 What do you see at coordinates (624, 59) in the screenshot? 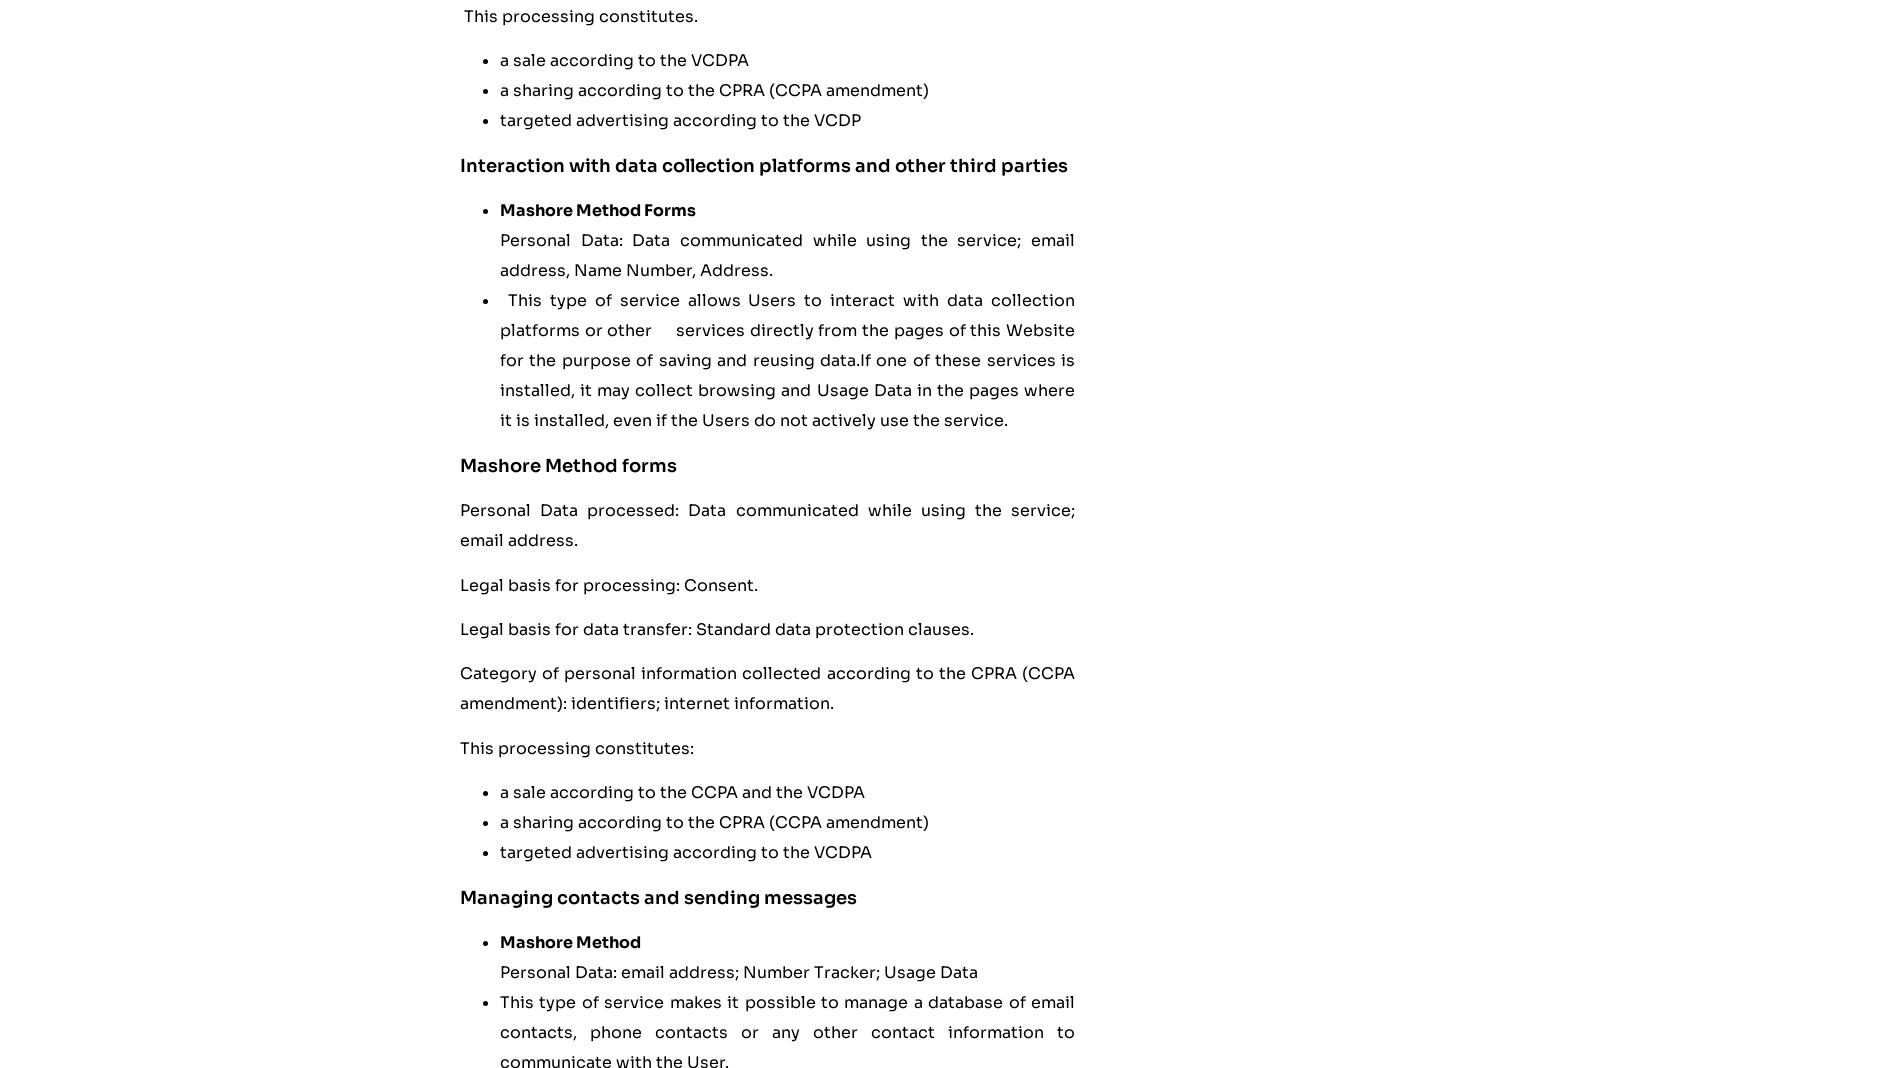
I see `'a sale according to the VCDPA'` at bounding box center [624, 59].